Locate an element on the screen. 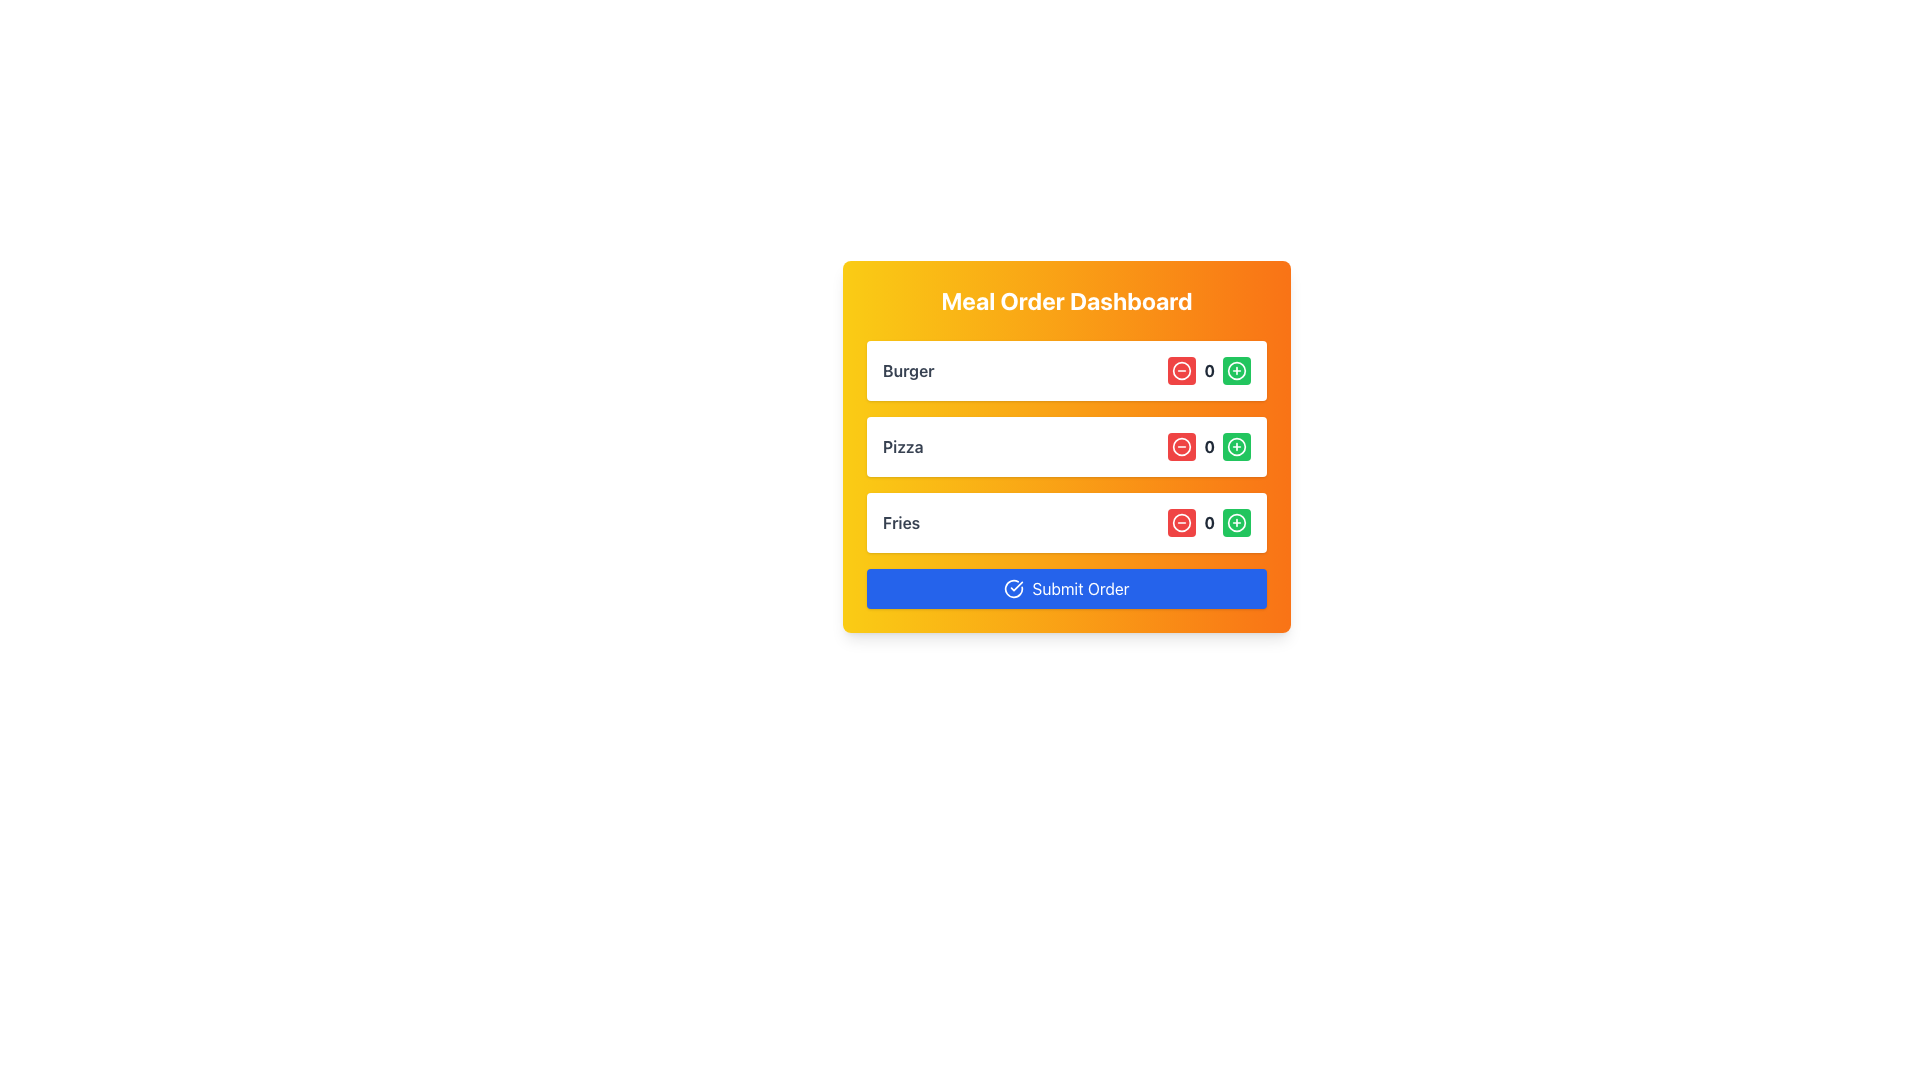 The width and height of the screenshot is (1920, 1080). the circular minus sign button with a red background located in the 'Fries' meal item row is located at coordinates (1182, 522).